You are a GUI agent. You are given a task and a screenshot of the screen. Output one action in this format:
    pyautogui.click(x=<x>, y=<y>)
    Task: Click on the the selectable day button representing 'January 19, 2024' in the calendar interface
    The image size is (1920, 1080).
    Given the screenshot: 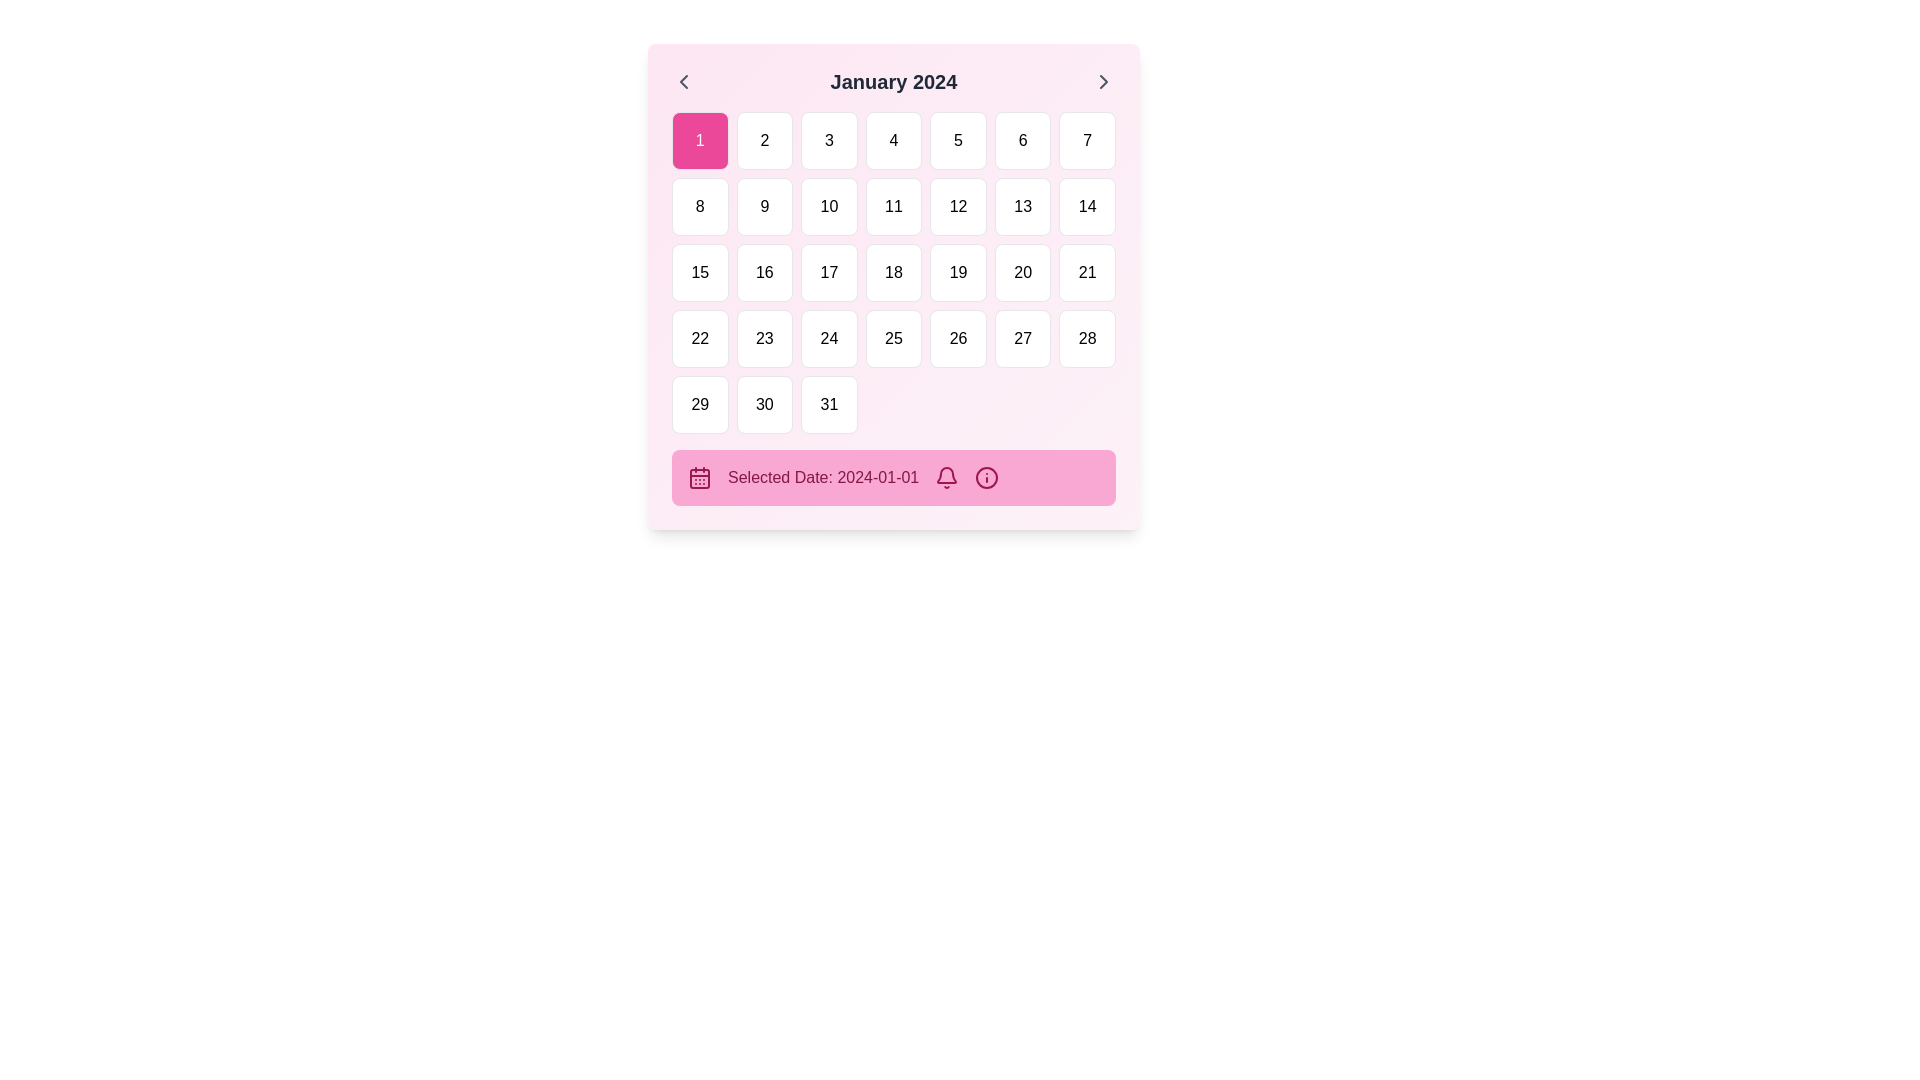 What is the action you would take?
    pyautogui.click(x=957, y=273)
    